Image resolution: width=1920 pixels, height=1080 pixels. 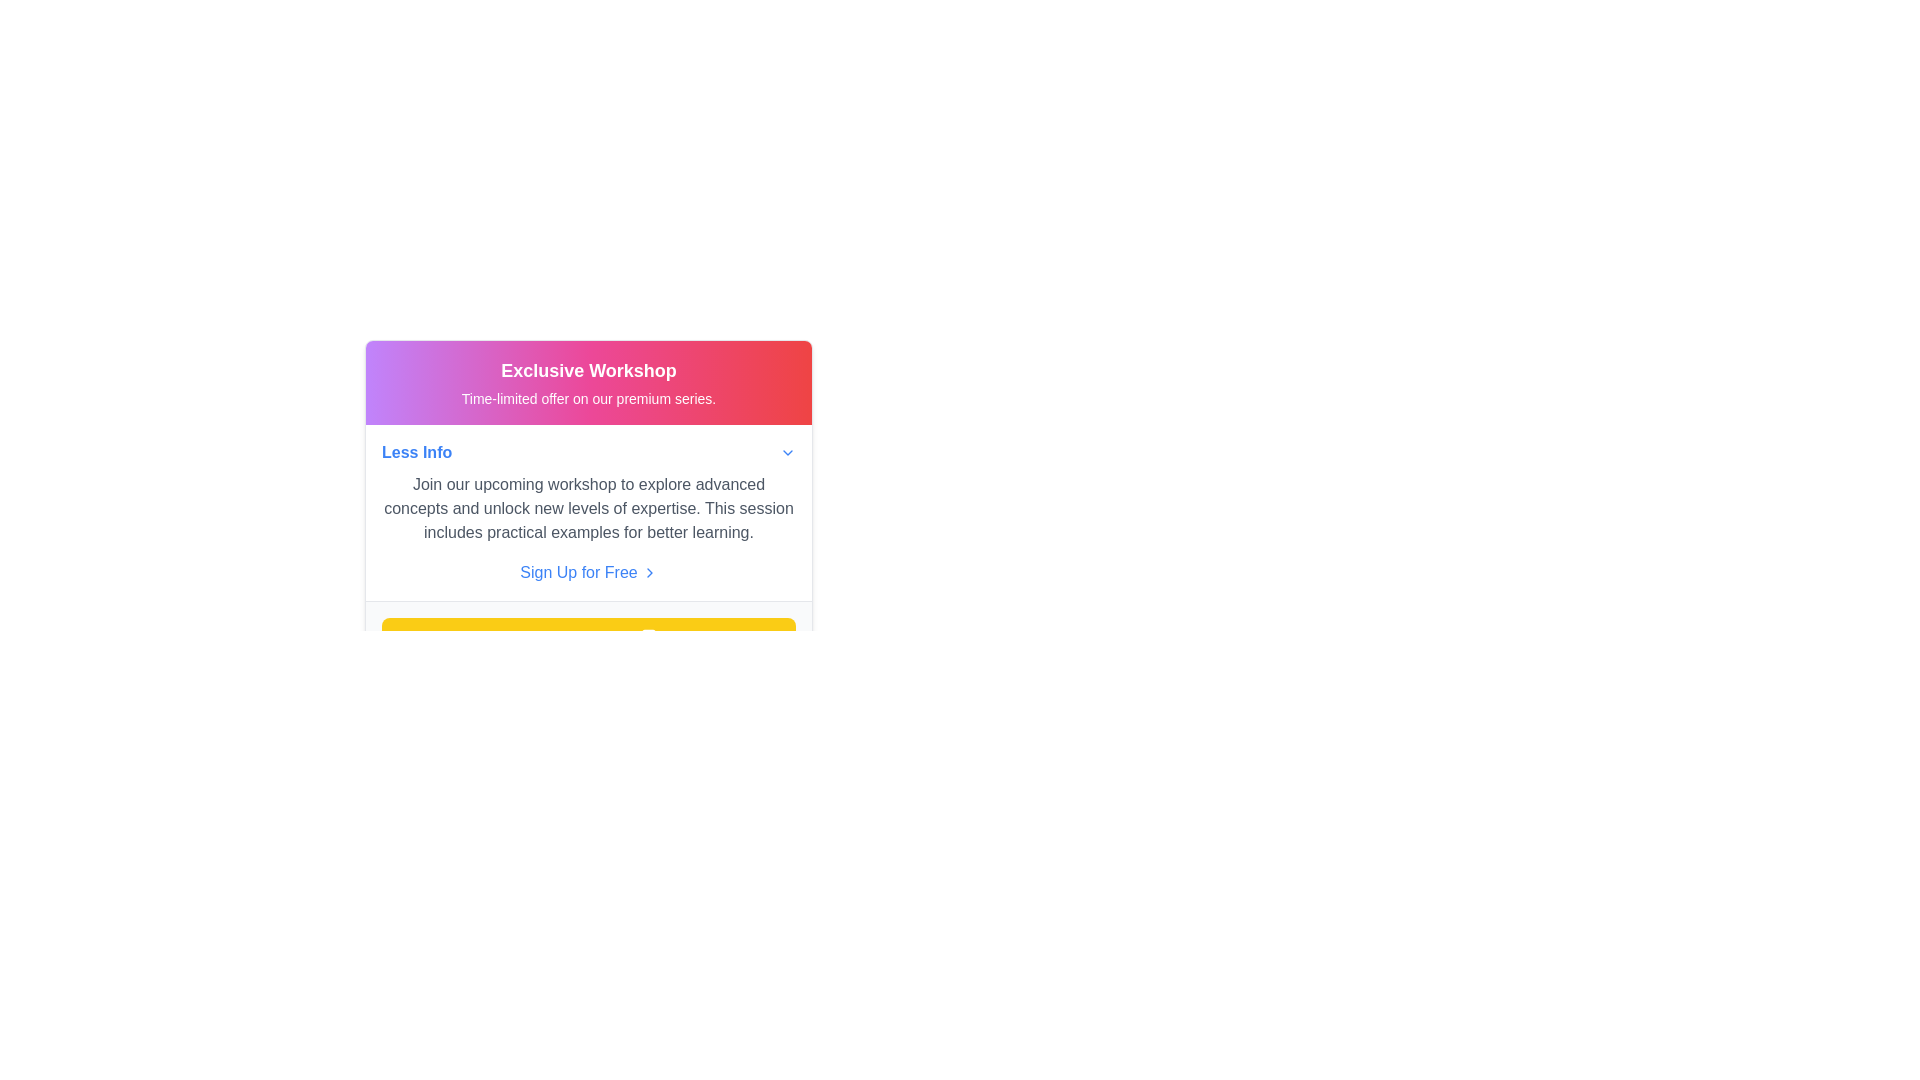 What do you see at coordinates (588, 508) in the screenshot?
I see `information provided in the Text block located below the 'Less Info' heading and above the 'Sign Up for Free' button` at bounding box center [588, 508].